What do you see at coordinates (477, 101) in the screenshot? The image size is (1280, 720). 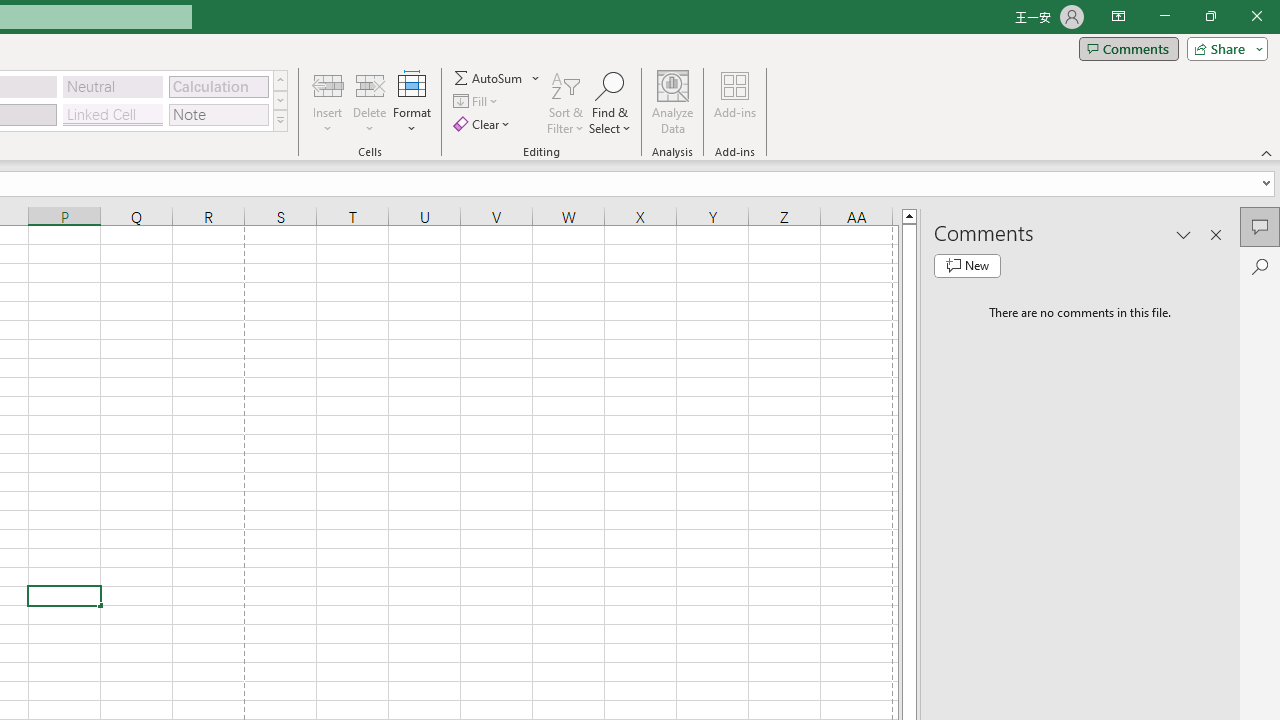 I see `'Fill'` at bounding box center [477, 101].